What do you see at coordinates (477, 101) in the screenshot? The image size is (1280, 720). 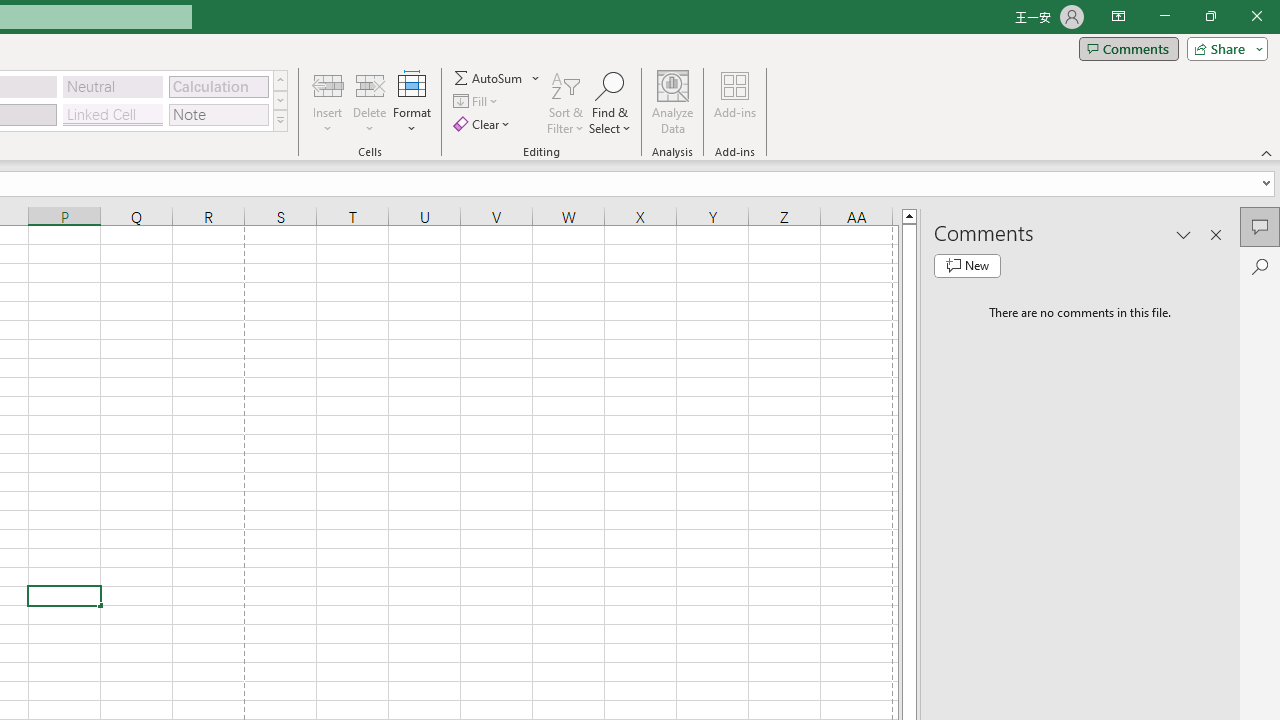 I see `'Fill'` at bounding box center [477, 101].